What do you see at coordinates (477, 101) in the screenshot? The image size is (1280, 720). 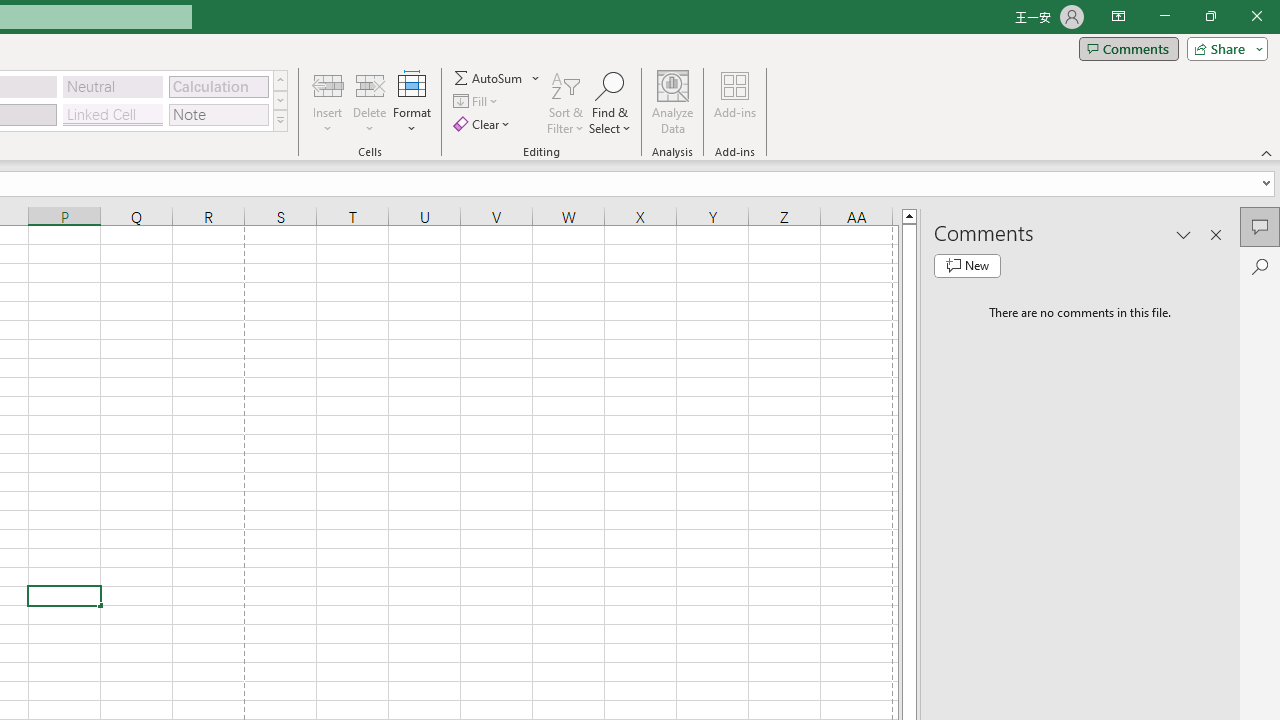 I see `'Fill'` at bounding box center [477, 101].